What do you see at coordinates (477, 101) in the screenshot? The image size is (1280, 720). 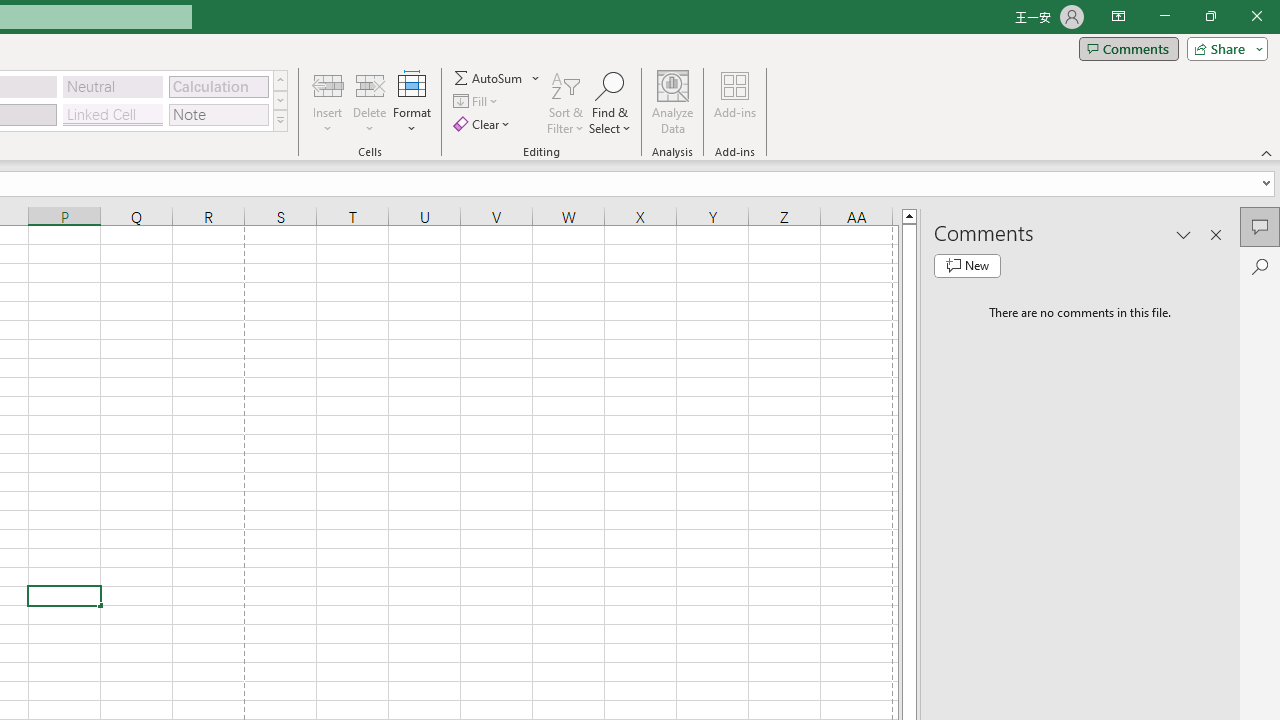 I see `'Fill'` at bounding box center [477, 101].